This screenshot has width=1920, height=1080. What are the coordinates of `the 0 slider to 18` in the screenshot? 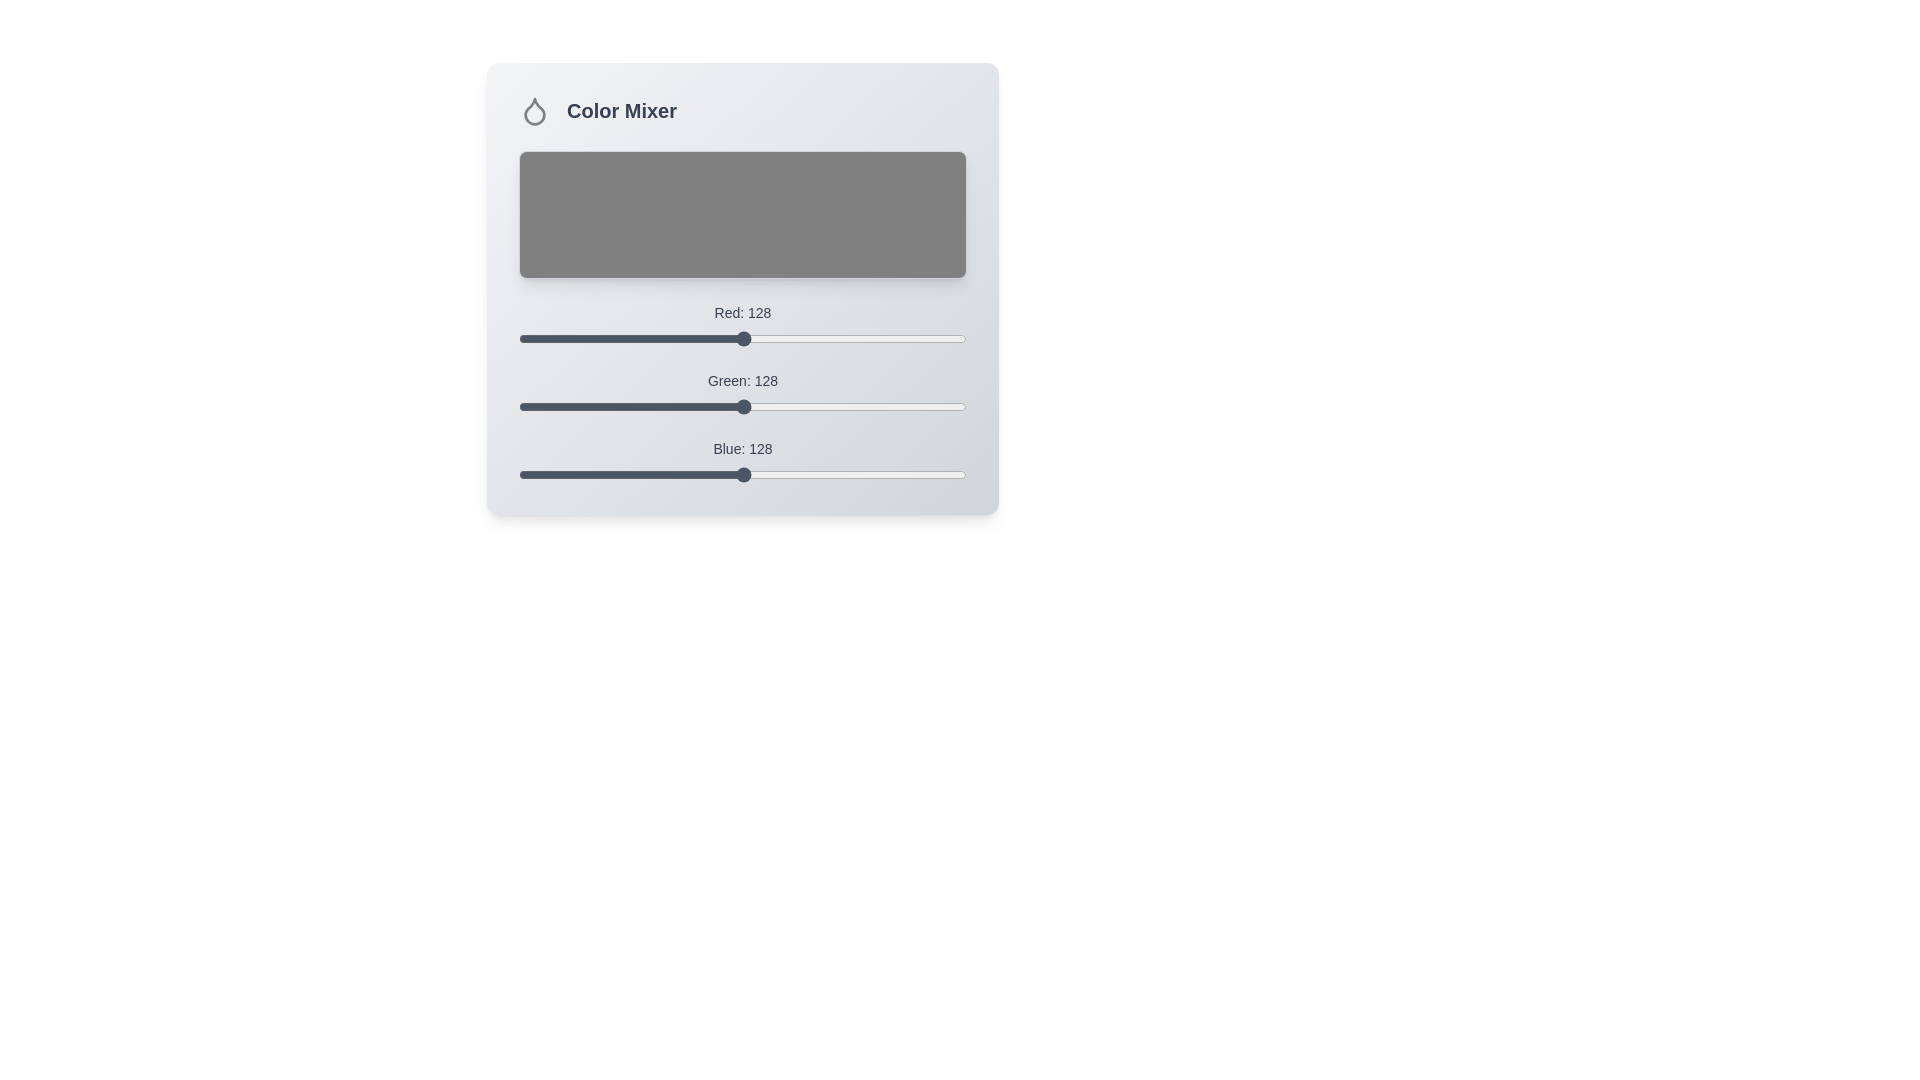 It's located at (550, 330).